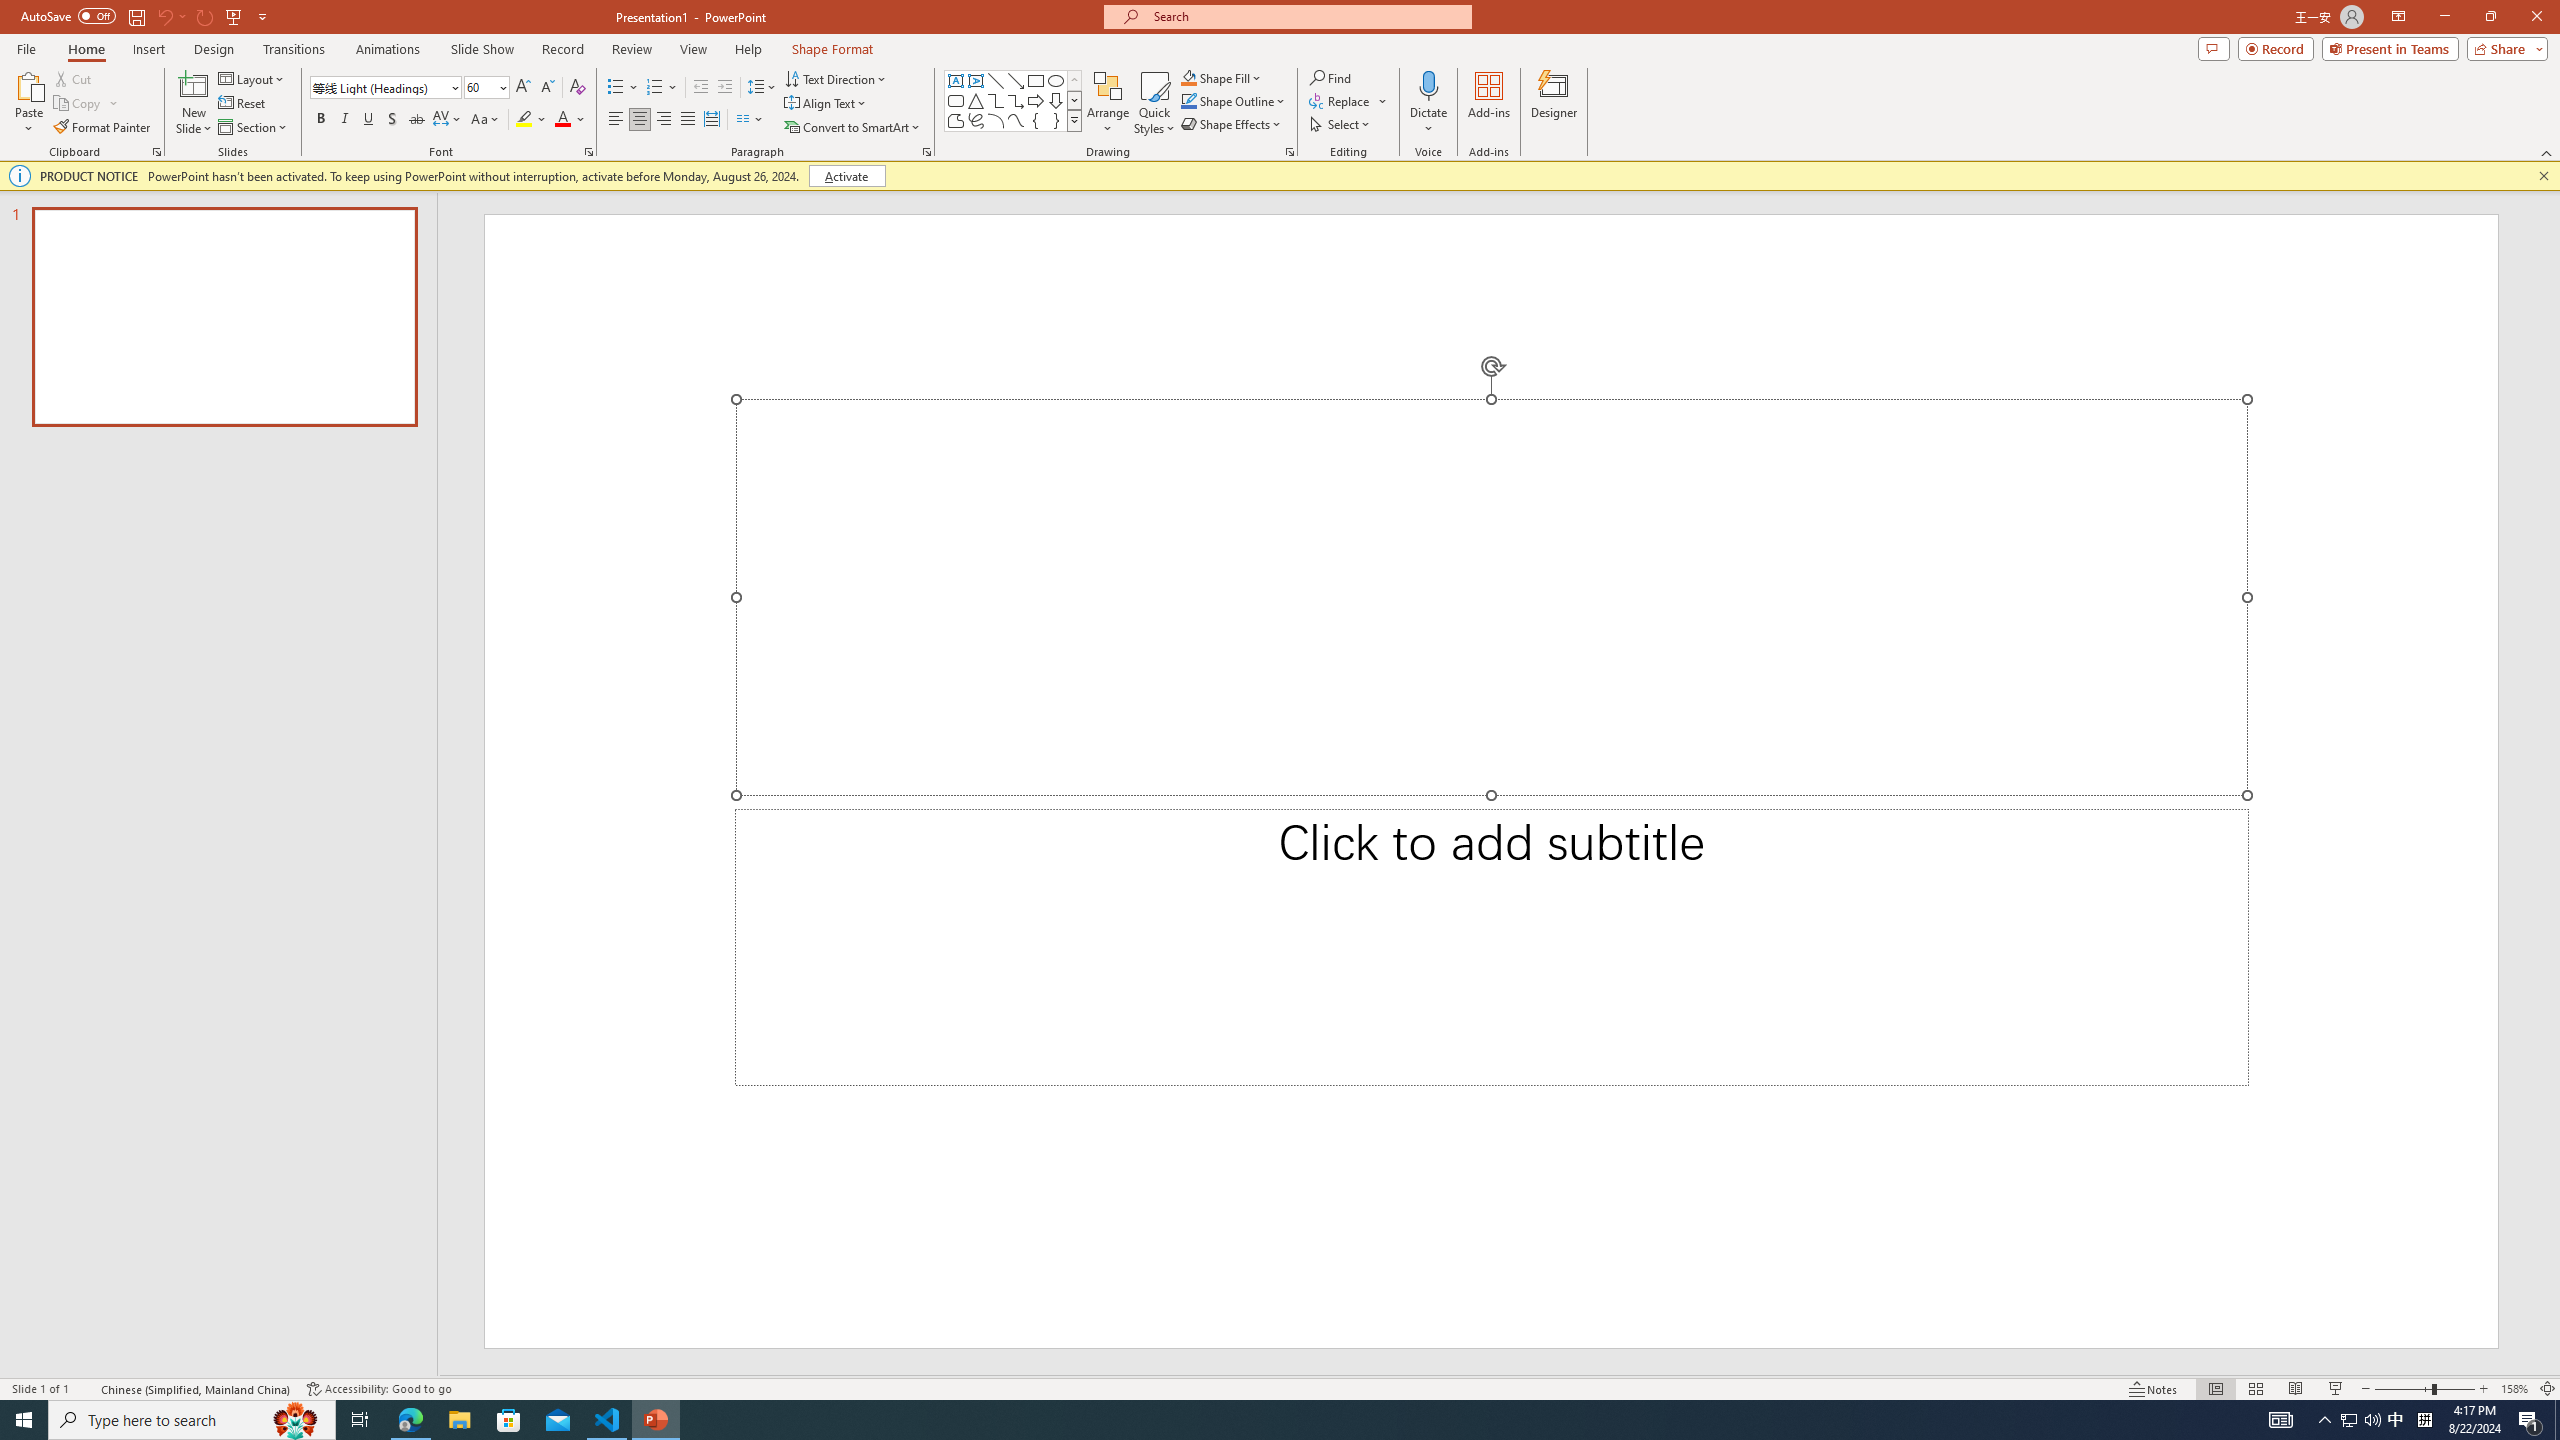 The width and height of the screenshot is (2560, 1440). I want to click on 'Format Object...', so click(1289, 150).